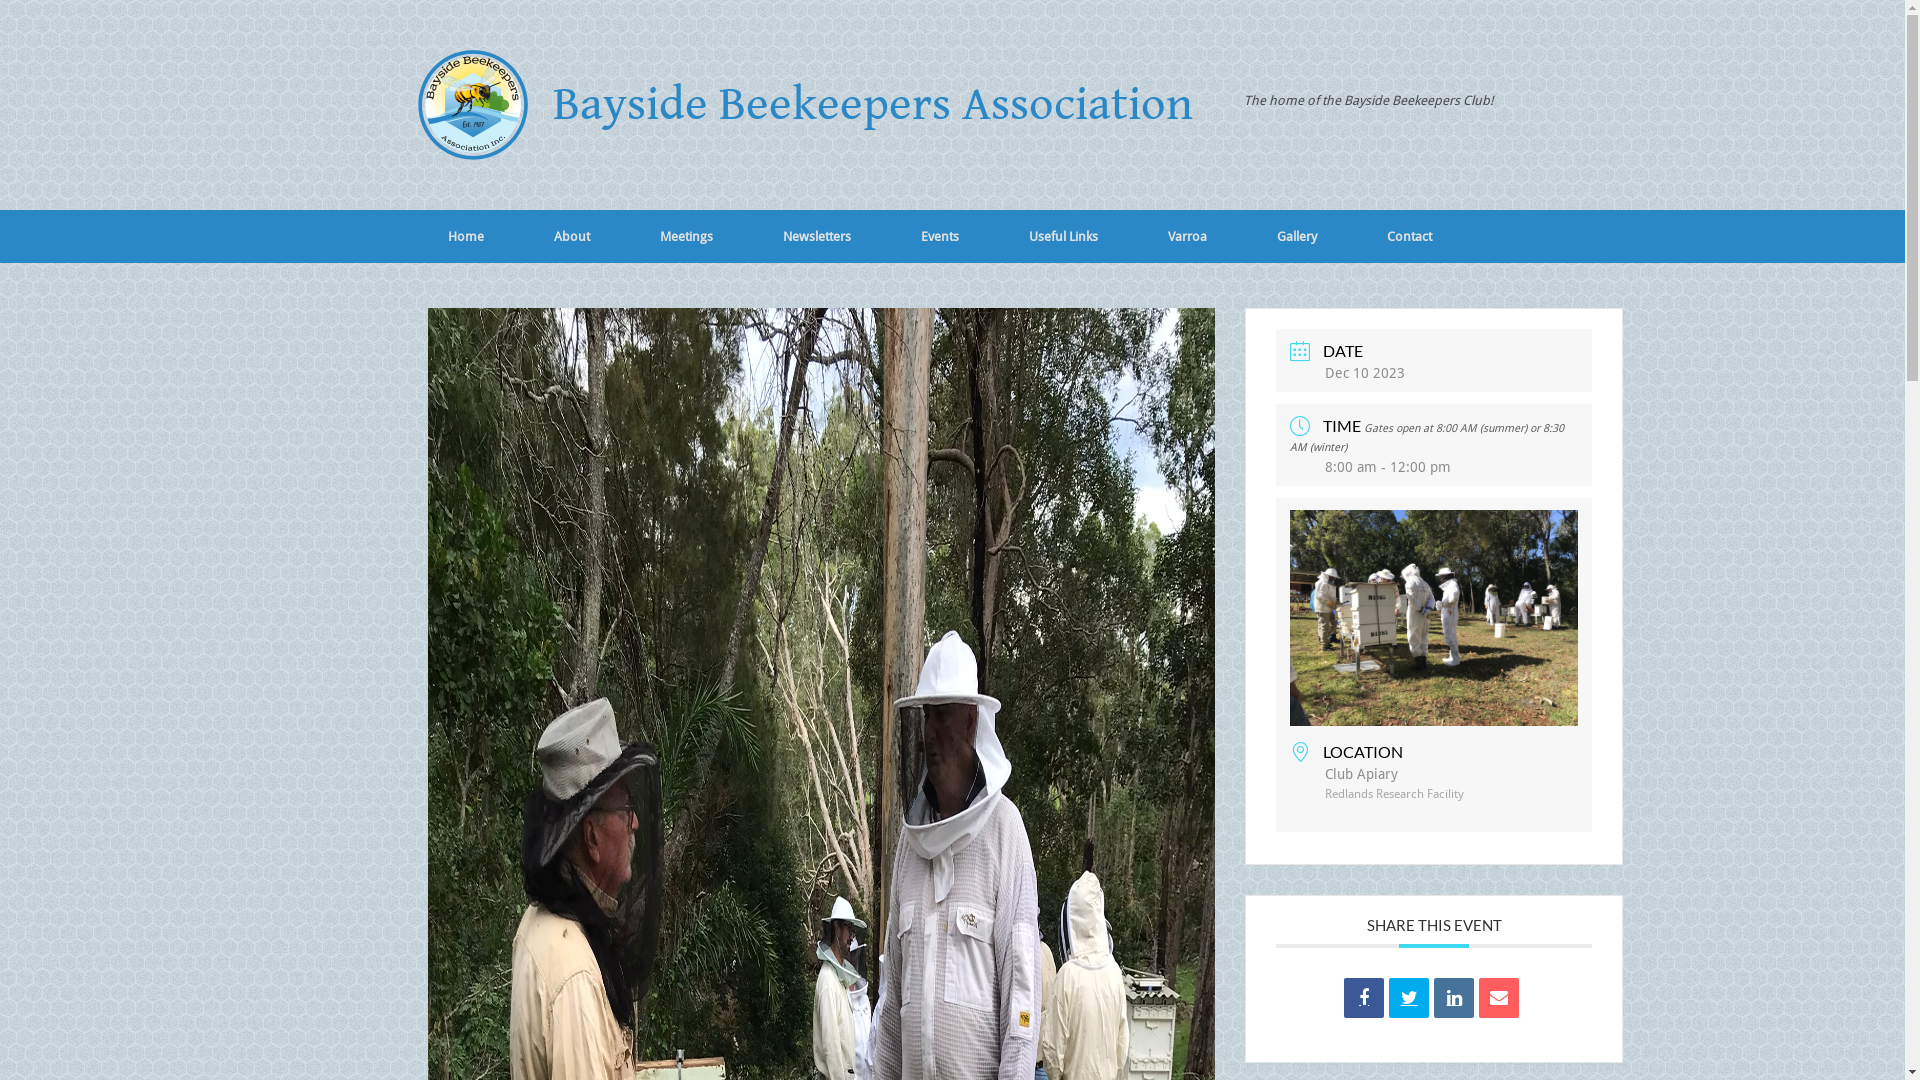 The width and height of the screenshot is (1920, 1080). What do you see at coordinates (1352, 235) in the screenshot?
I see `'Contact'` at bounding box center [1352, 235].